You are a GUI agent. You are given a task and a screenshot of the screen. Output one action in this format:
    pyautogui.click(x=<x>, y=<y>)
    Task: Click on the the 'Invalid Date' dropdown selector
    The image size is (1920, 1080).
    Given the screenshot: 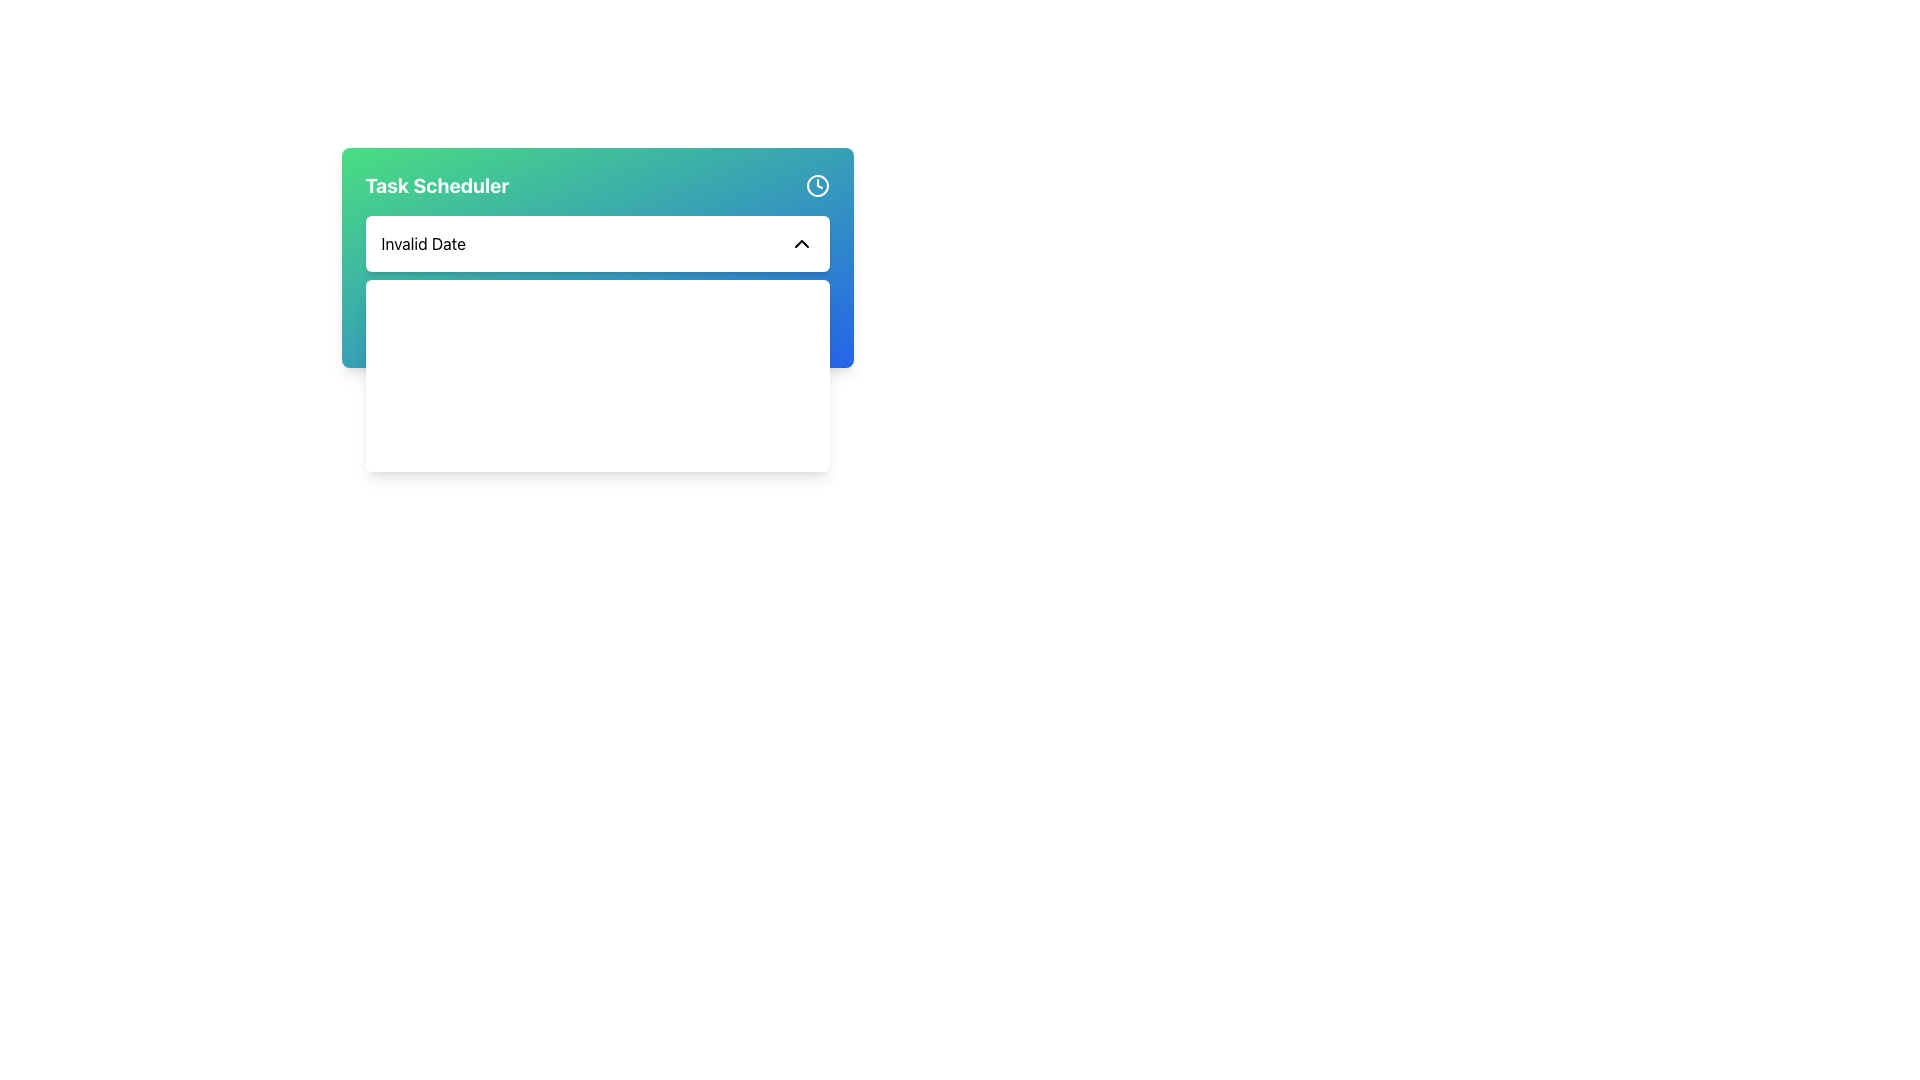 What is the action you would take?
    pyautogui.click(x=596, y=242)
    